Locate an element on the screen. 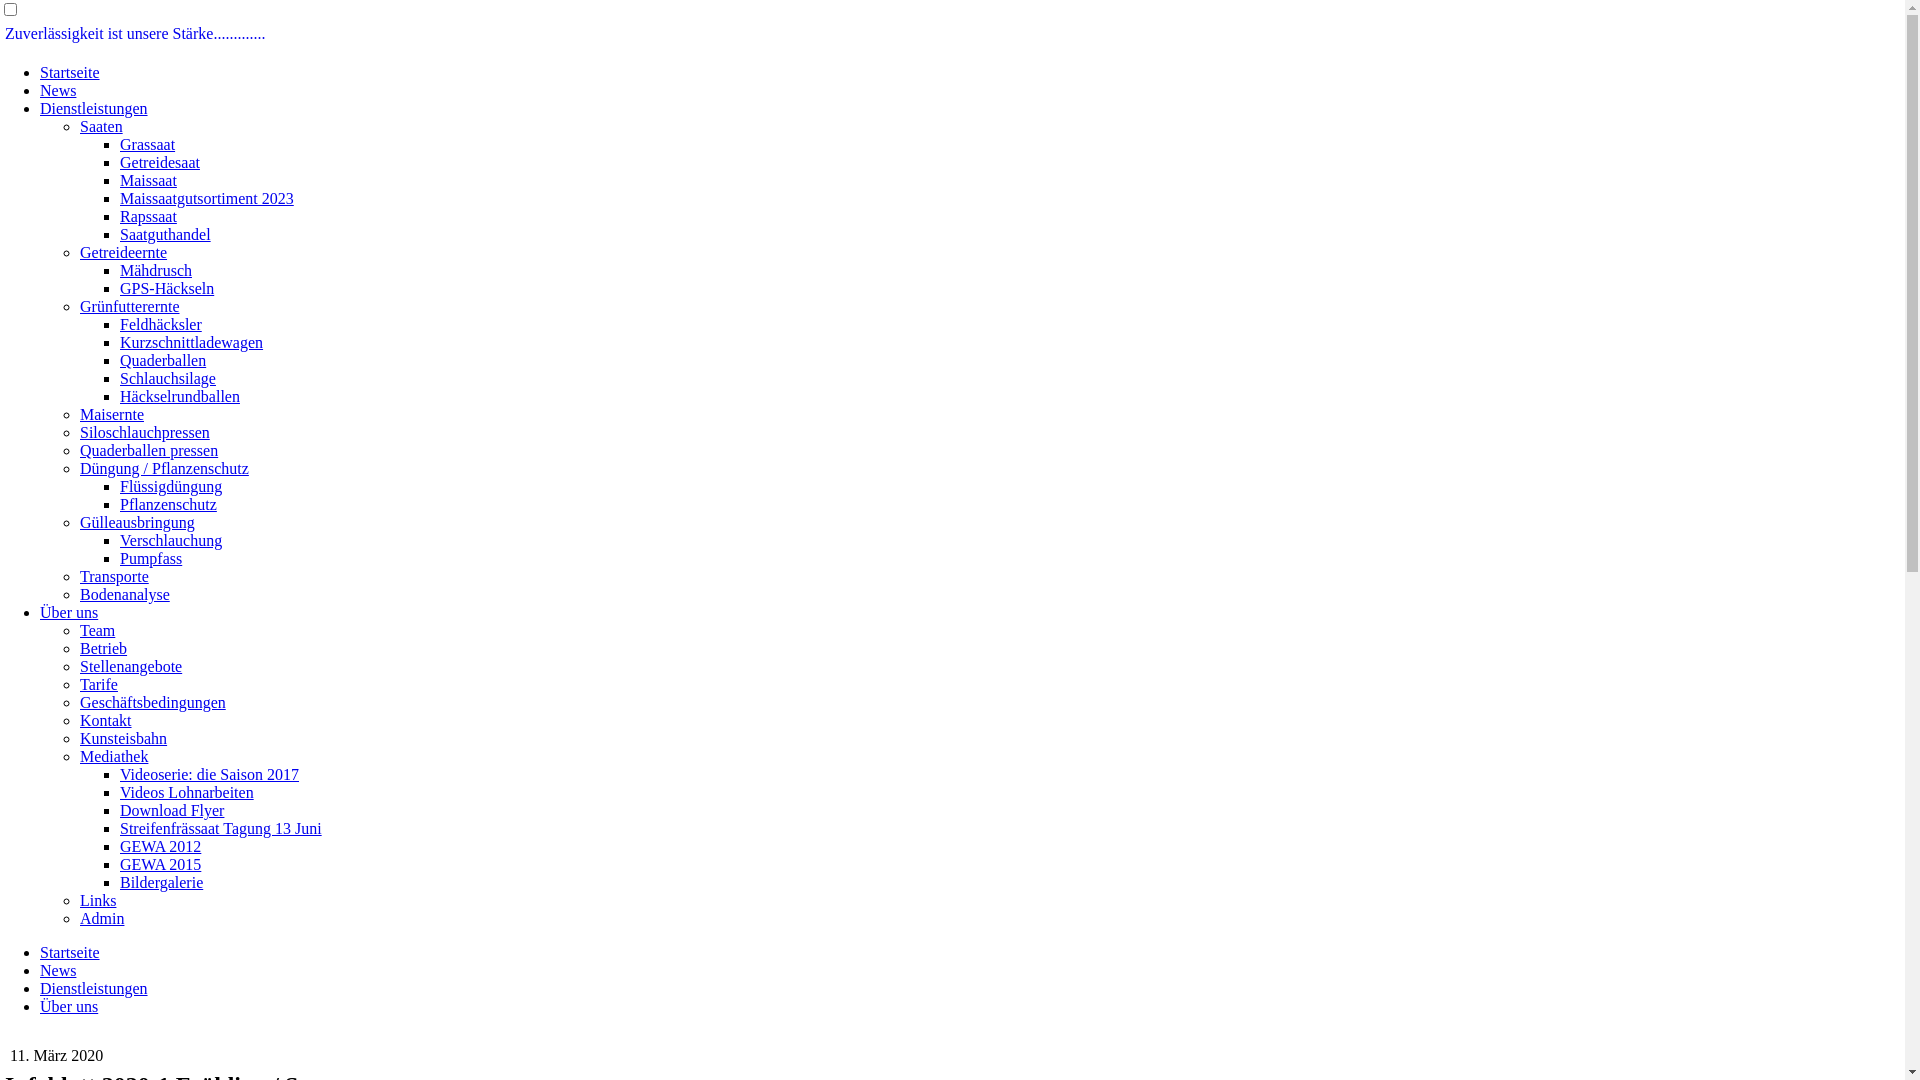 The height and width of the screenshot is (1080, 1920). 'Kontakt' is located at coordinates (104, 720).